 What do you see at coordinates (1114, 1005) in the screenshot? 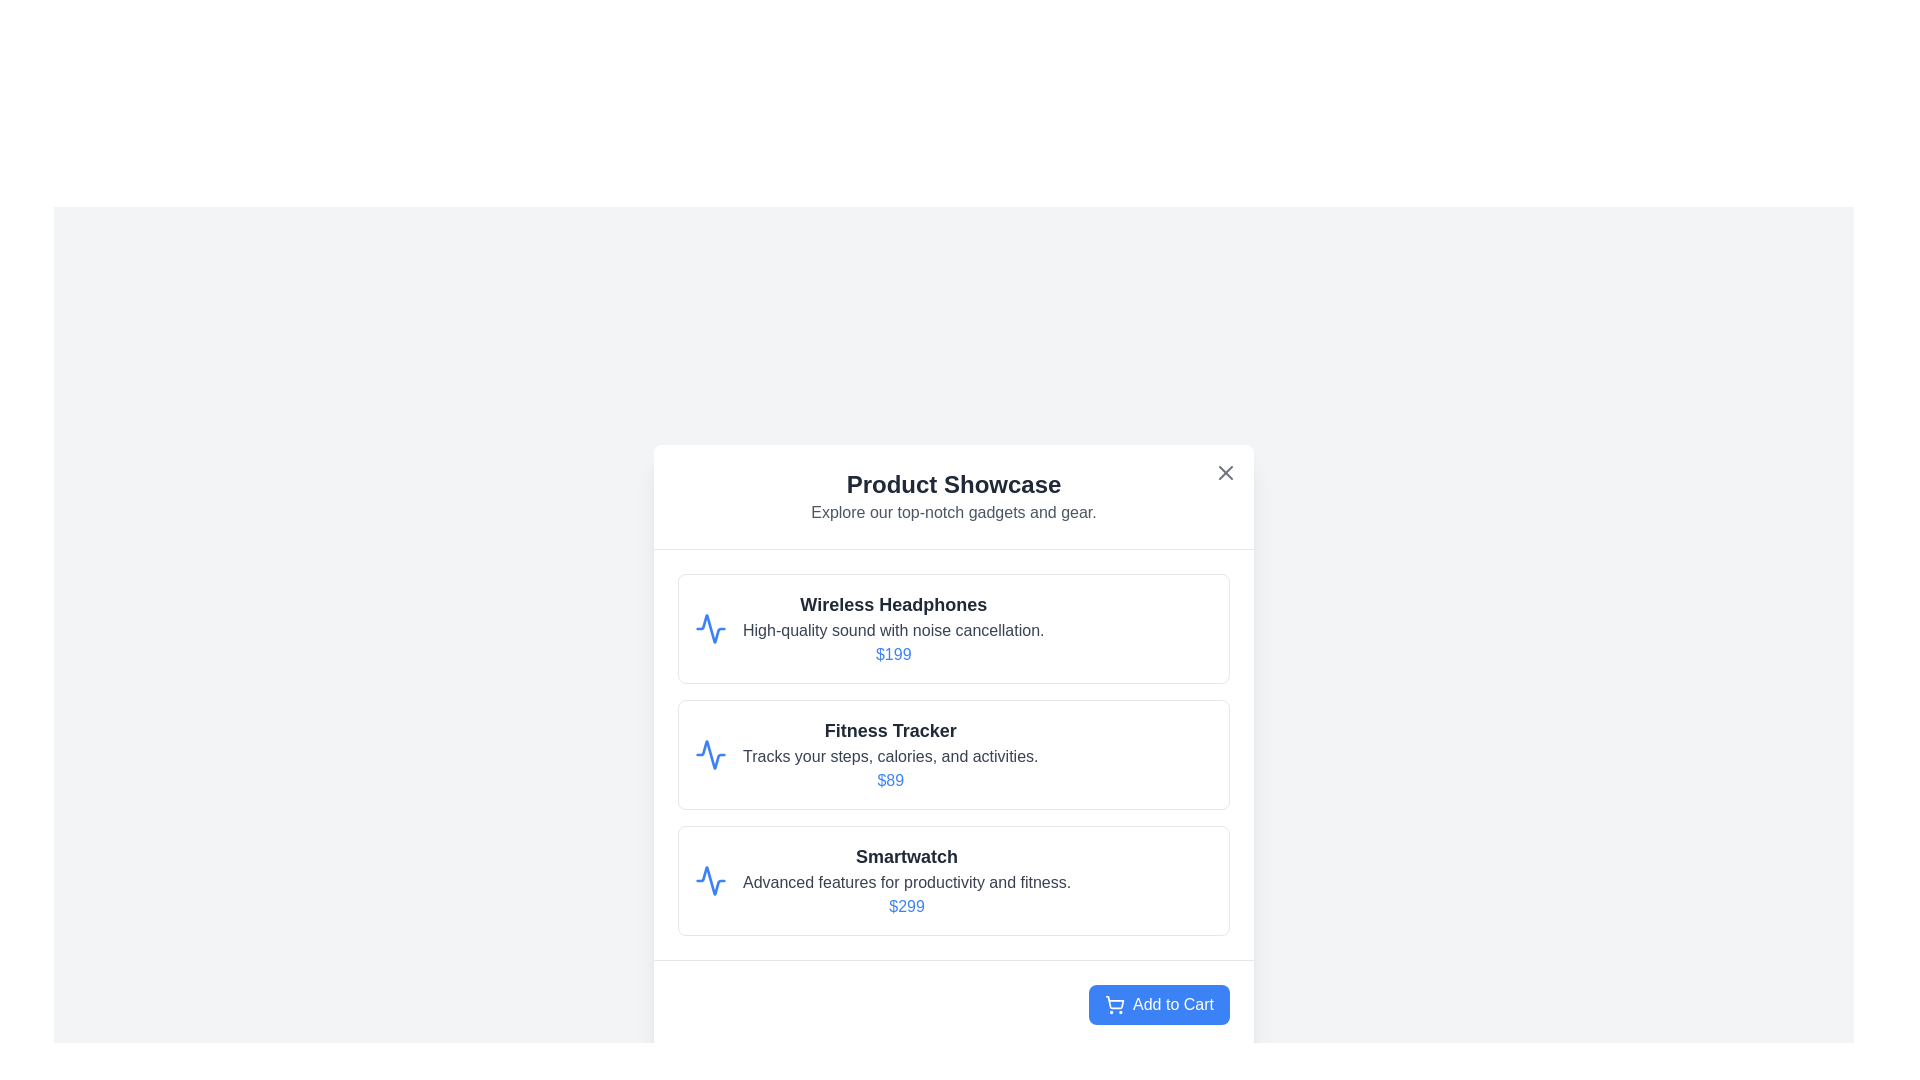
I see `the shopping cart icon located on the left side of the 'Add to Cart' button` at bounding box center [1114, 1005].